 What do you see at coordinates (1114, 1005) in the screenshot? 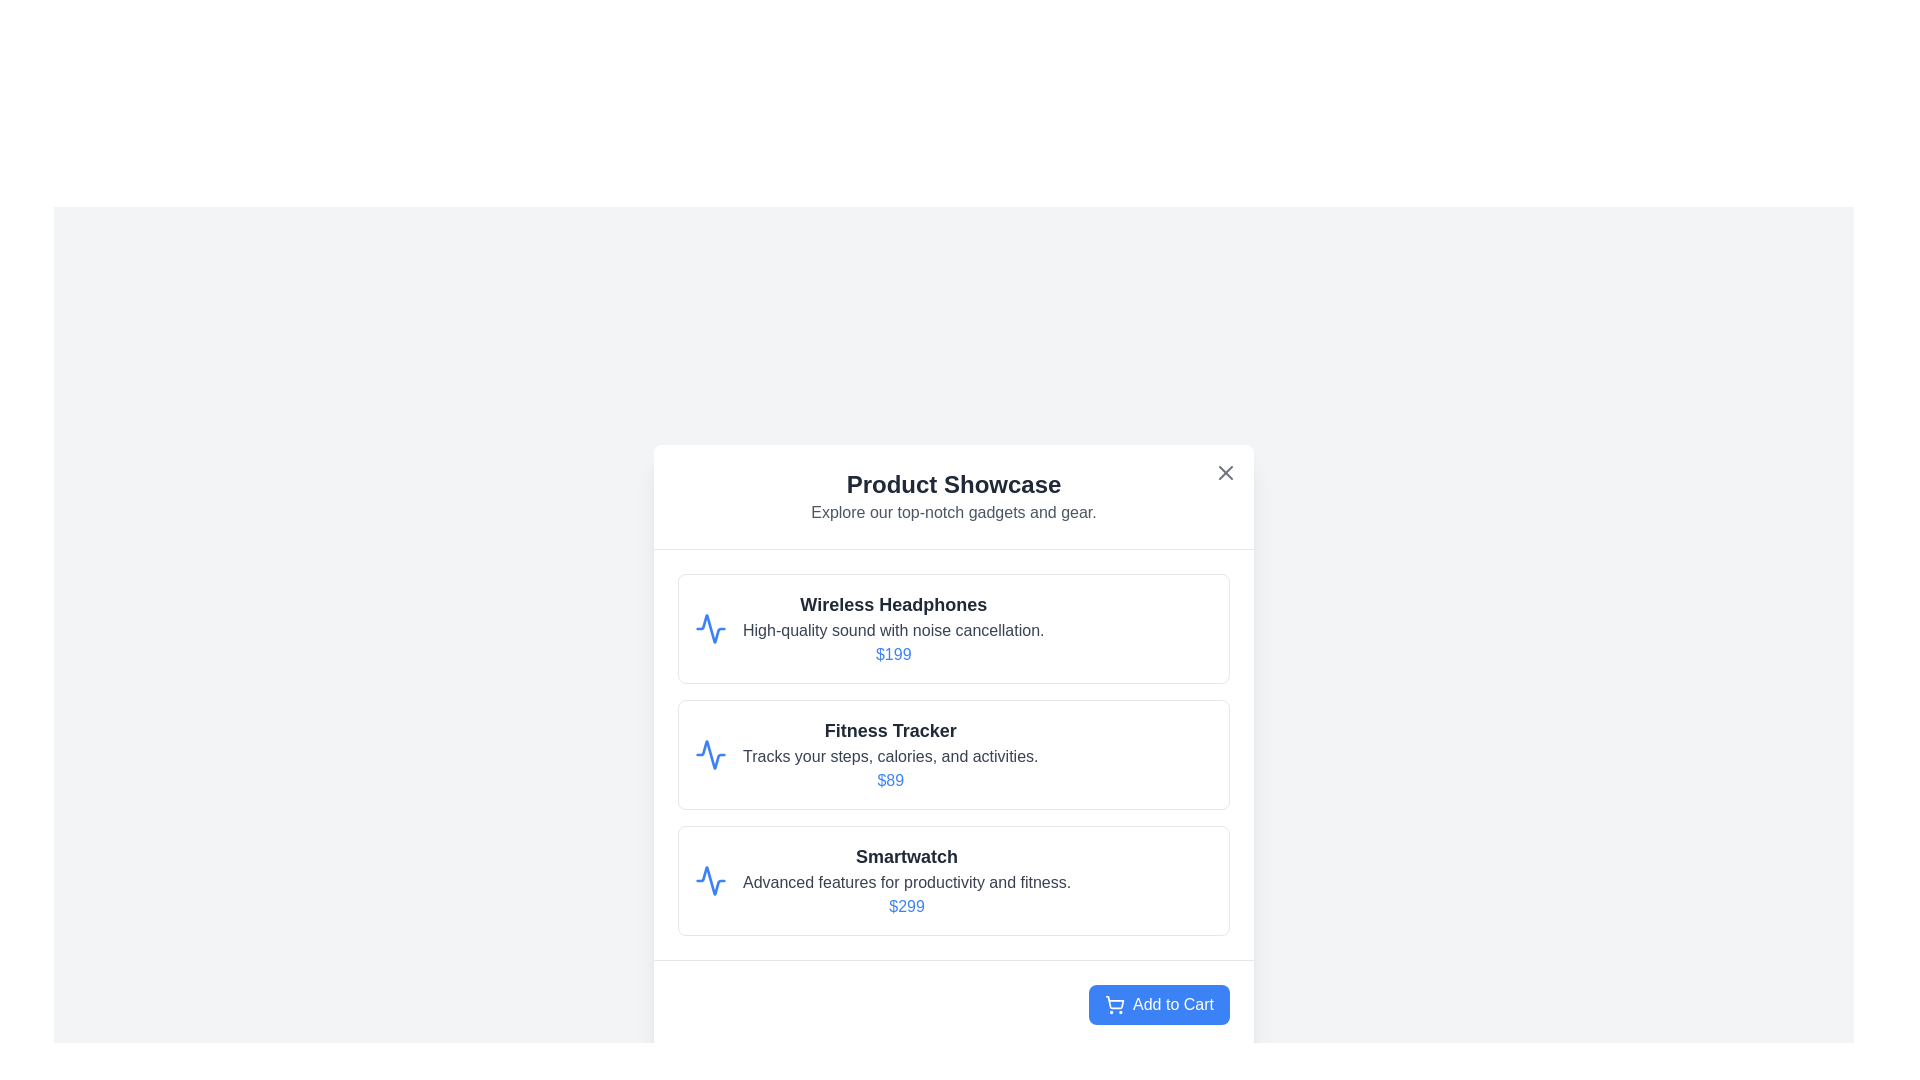
I see `the shopping cart icon located on the left side of the 'Add to Cart' button` at bounding box center [1114, 1005].